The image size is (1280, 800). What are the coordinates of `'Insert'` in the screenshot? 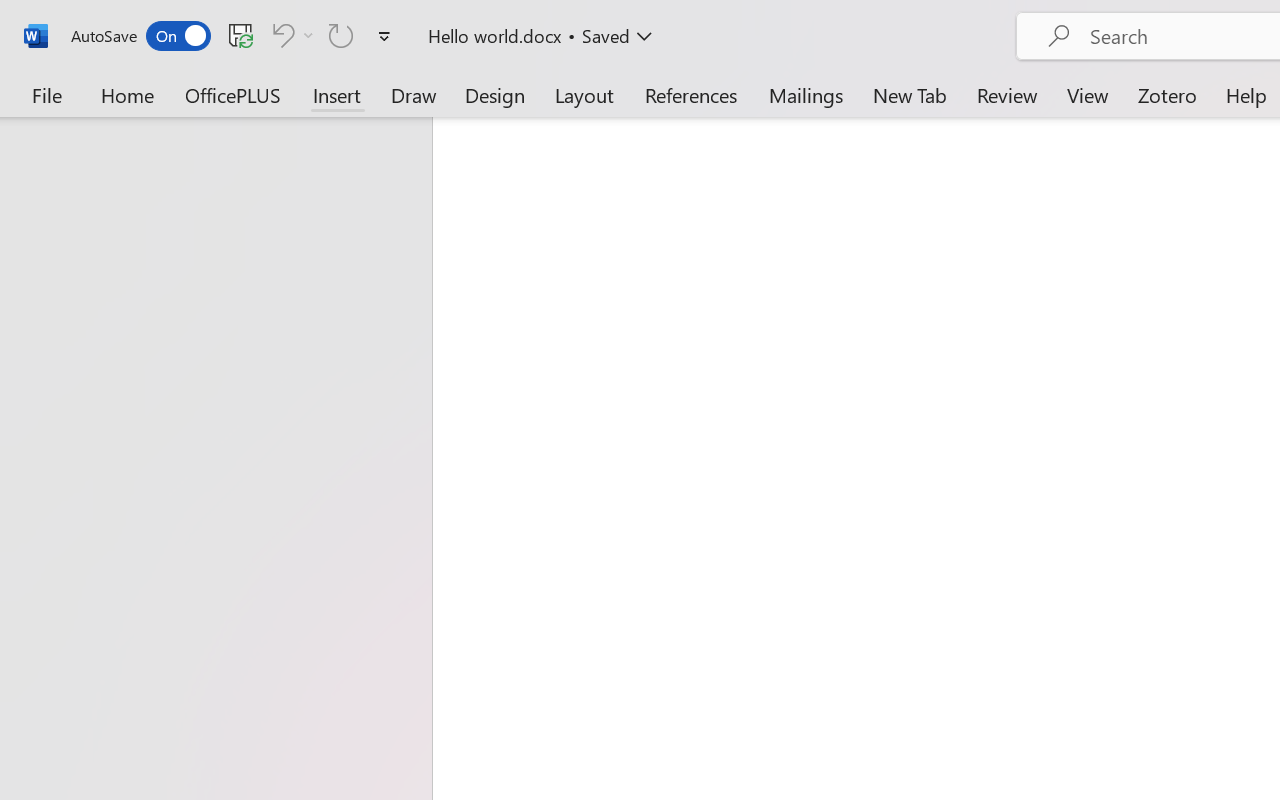 It's located at (337, 94).